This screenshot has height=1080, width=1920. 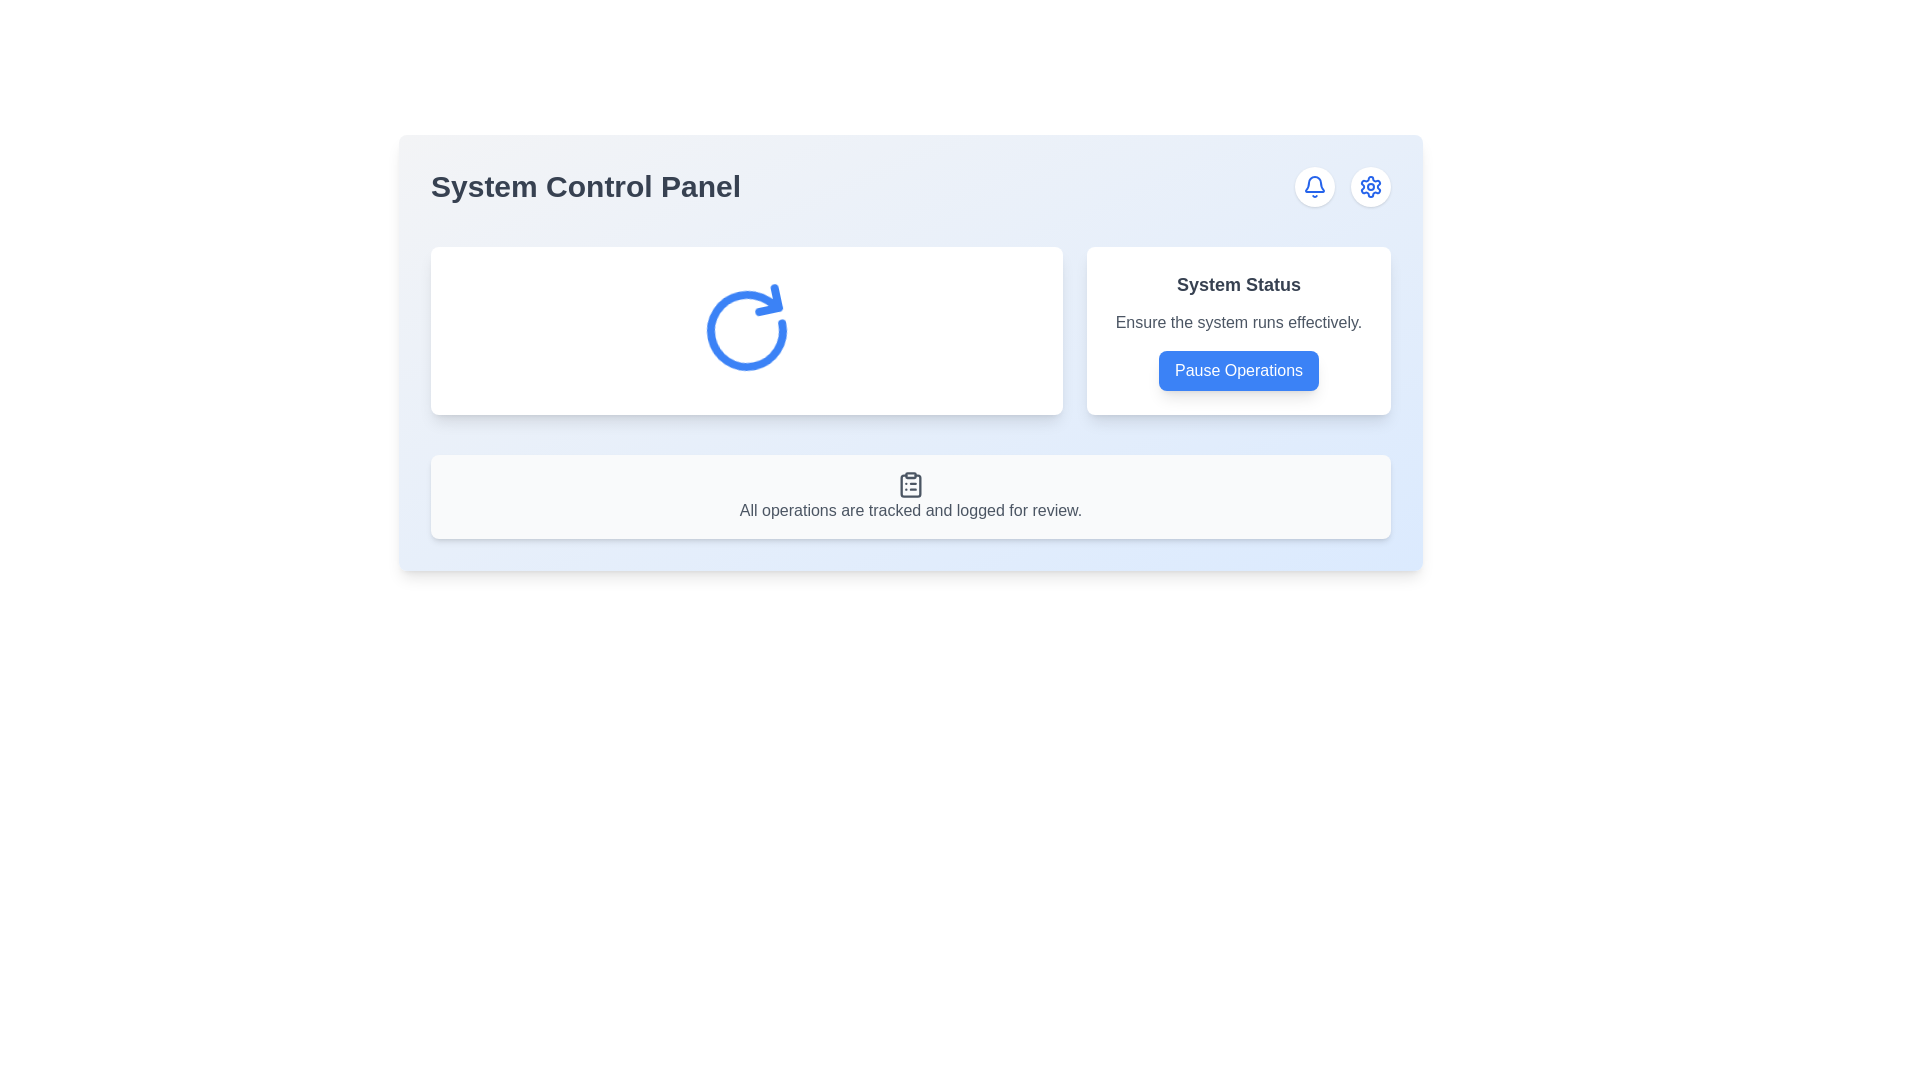 I want to click on the informational message box with a clipboard icon and the text 'All operations are tracked and logged for review' located at the bottom of the 'System Control Panel', so click(x=910, y=496).